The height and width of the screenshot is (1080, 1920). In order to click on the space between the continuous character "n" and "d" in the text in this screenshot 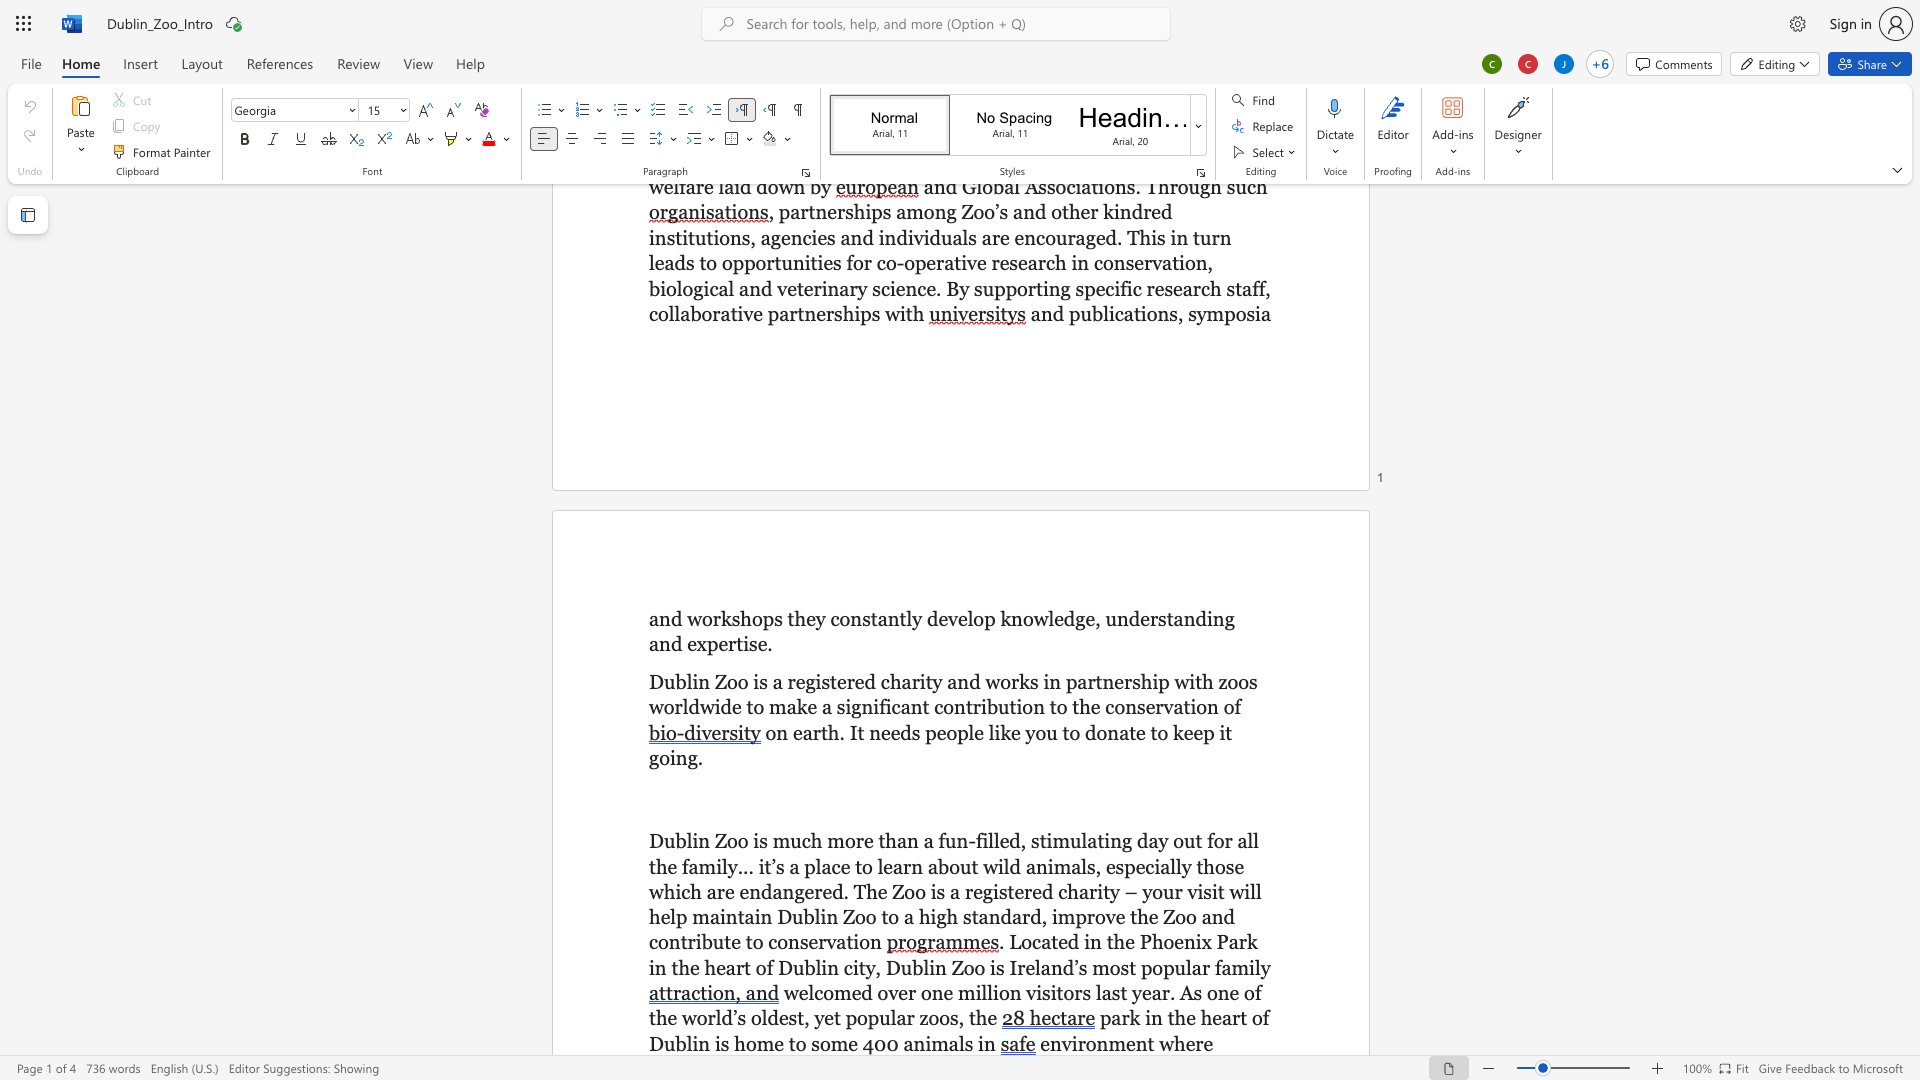, I will do `click(670, 617)`.